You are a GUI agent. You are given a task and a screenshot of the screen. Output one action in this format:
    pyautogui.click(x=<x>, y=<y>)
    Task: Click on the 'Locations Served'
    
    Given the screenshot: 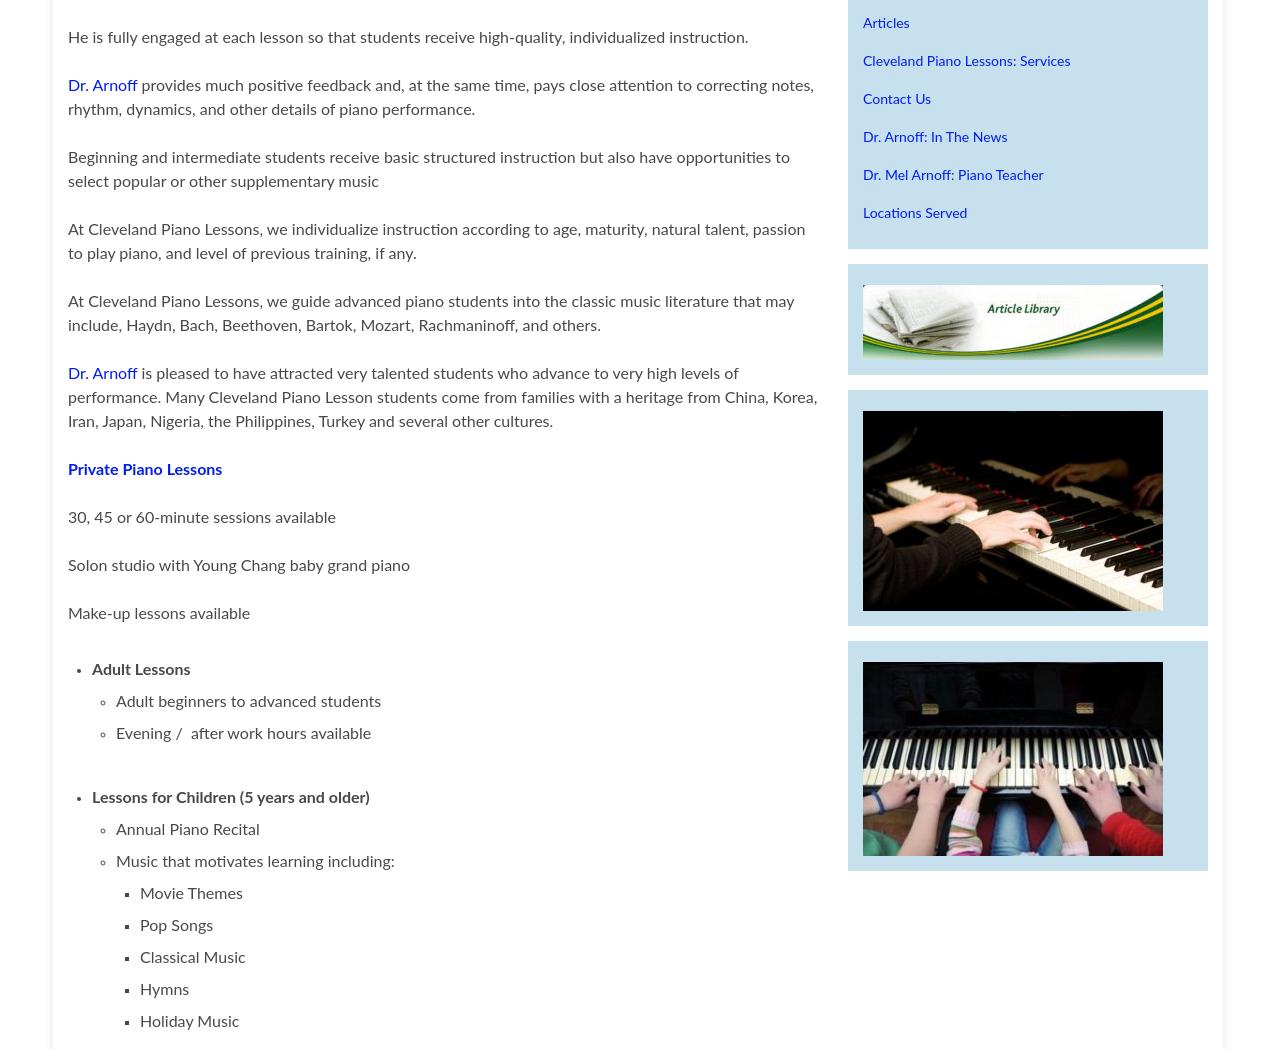 What is the action you would take?
    pyautogui.click(x=914, y=213)
    